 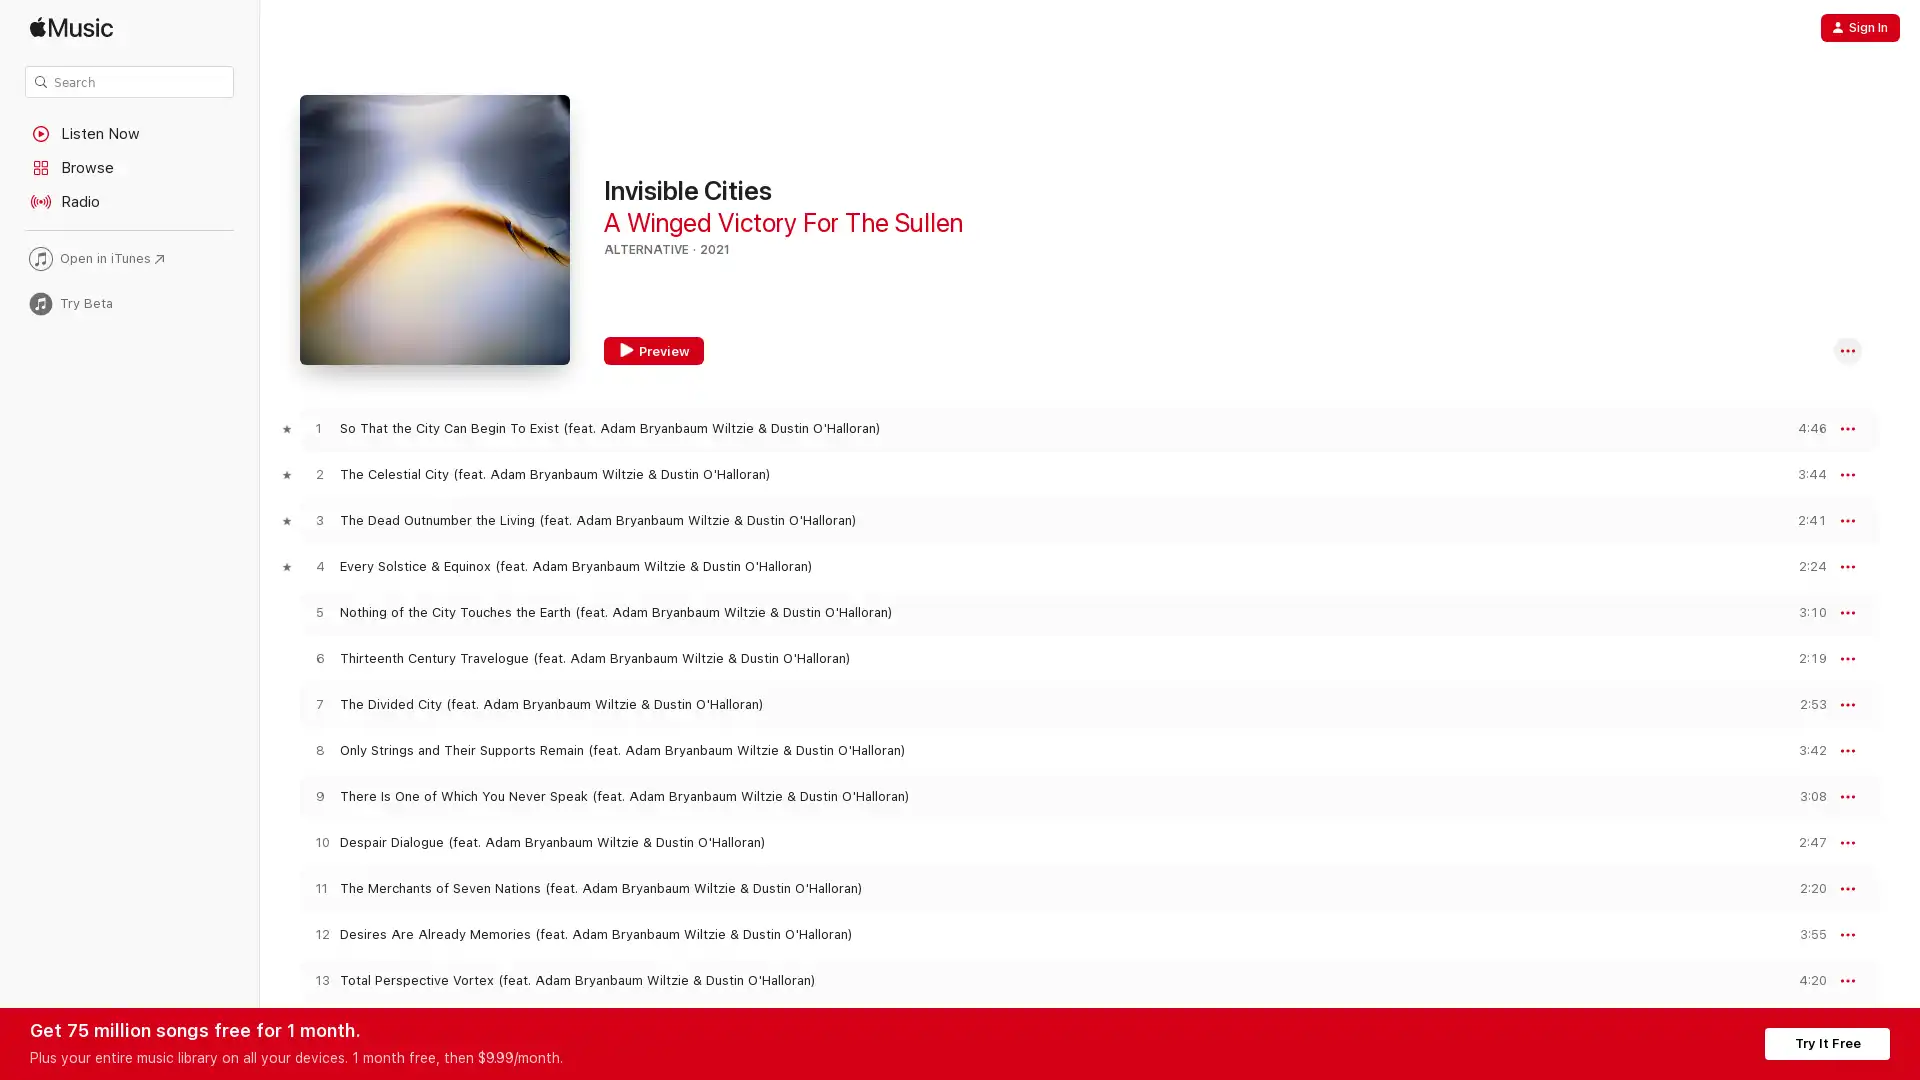 What do you see at coordinates (318, 566) in the screenshot?
I see `Play` at bounding box center [318, 566].